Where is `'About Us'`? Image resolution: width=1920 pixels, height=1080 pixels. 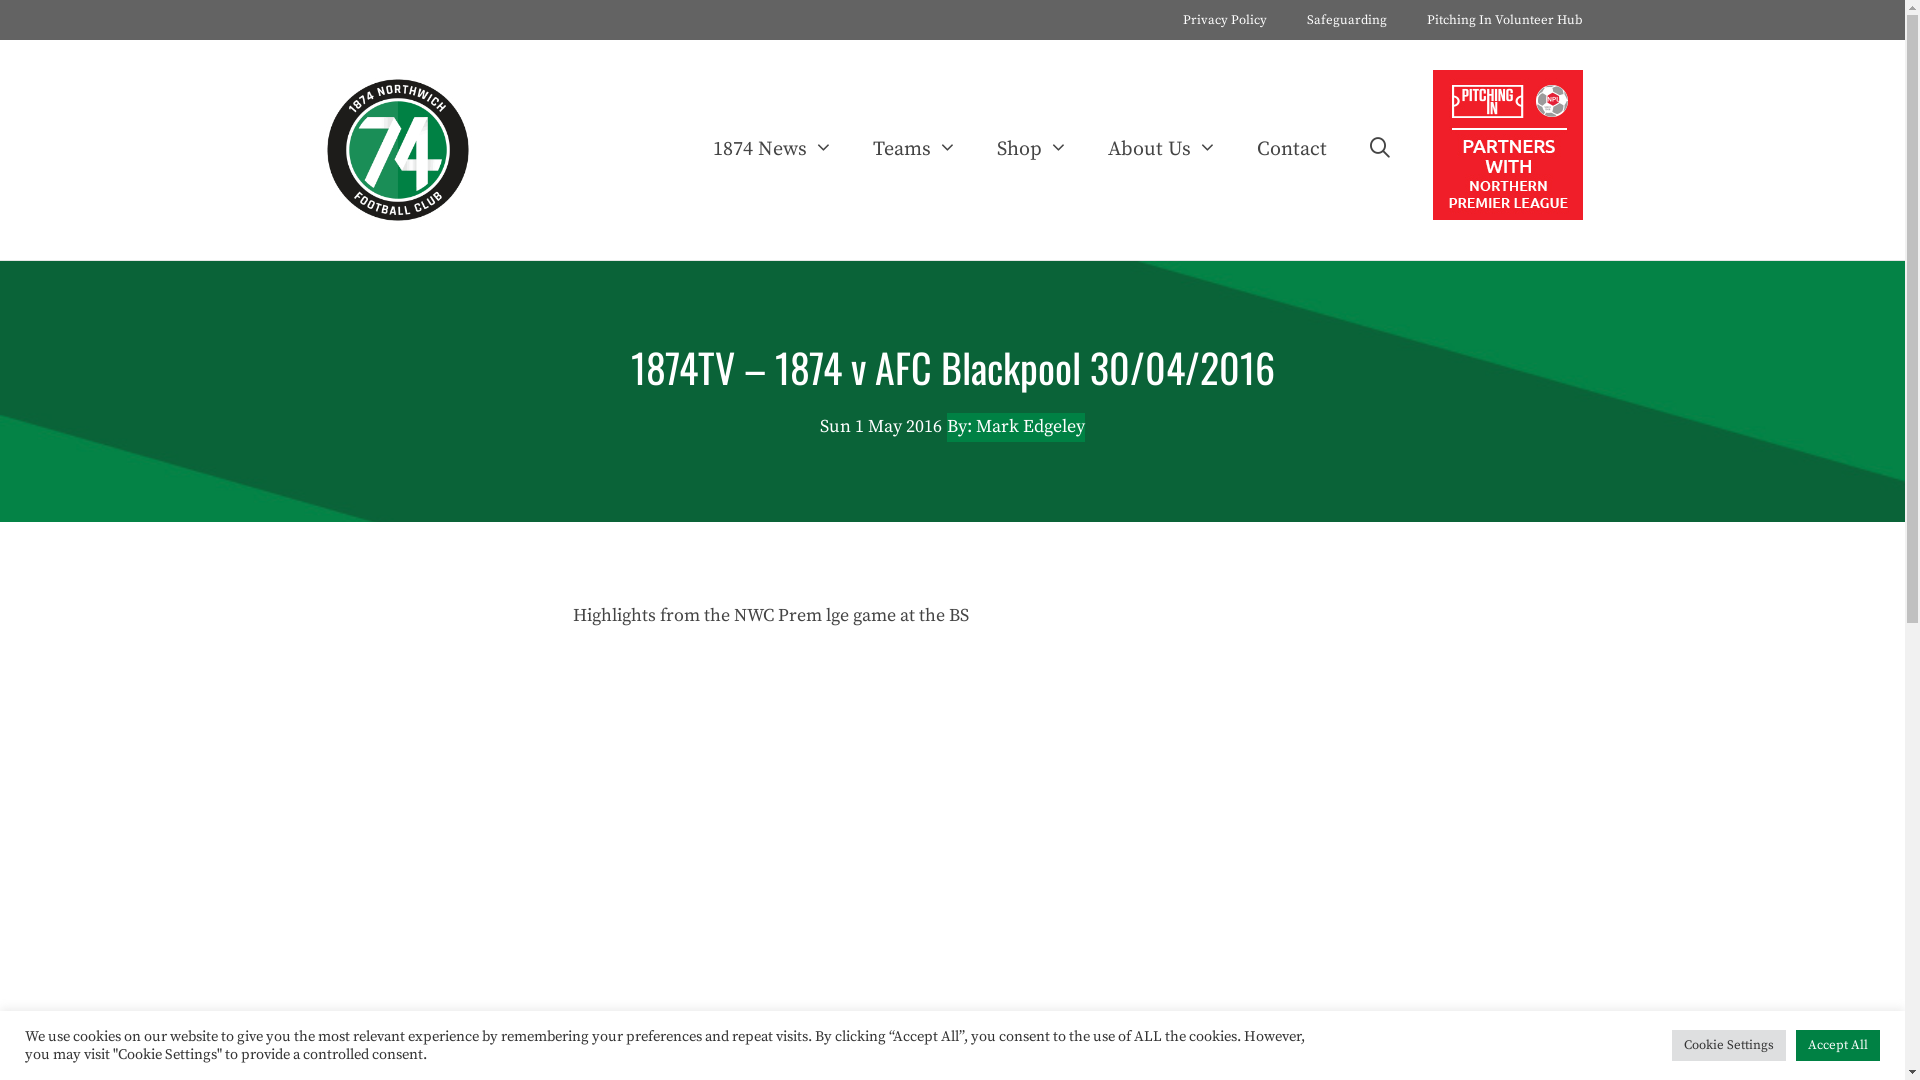
'About Us' is located at coordinates (1162, 149).